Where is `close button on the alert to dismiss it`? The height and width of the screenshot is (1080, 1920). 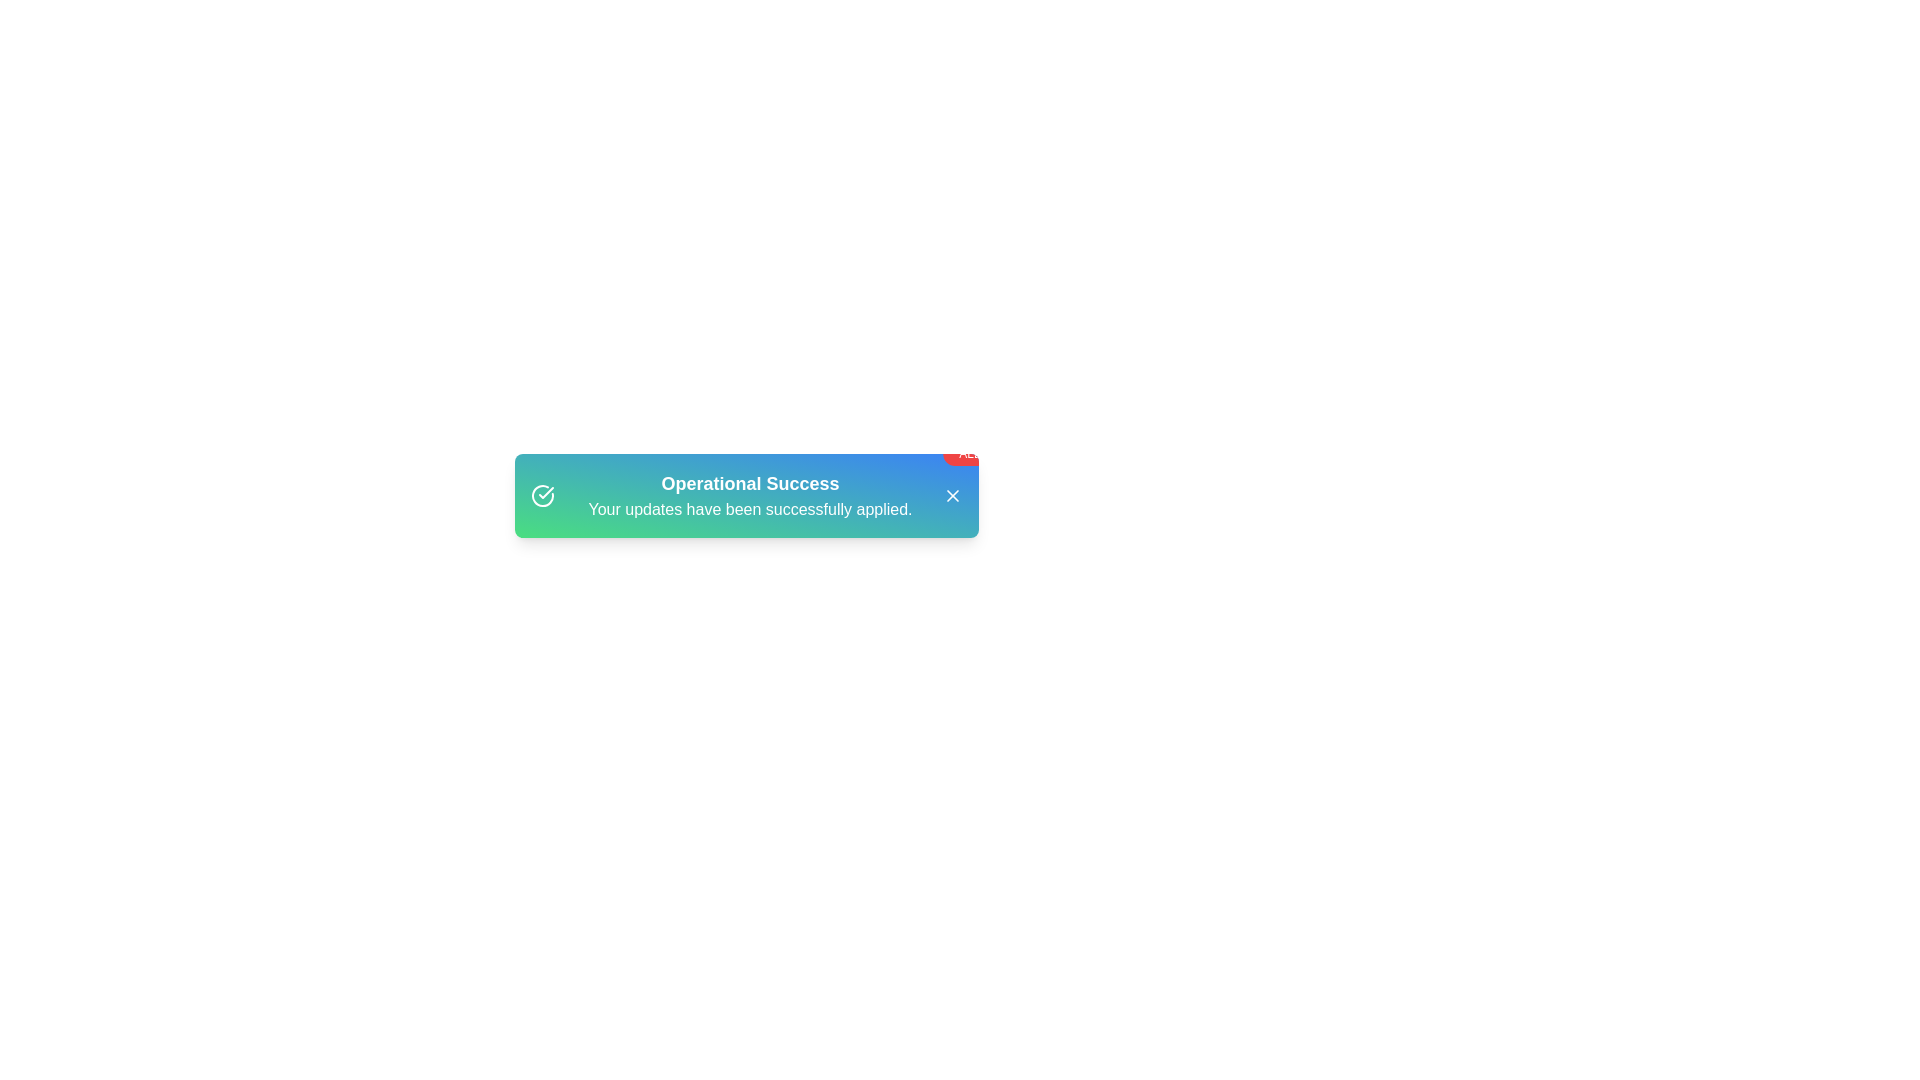
close button on the alert to dismiss it is located at coordinates (951, 495).